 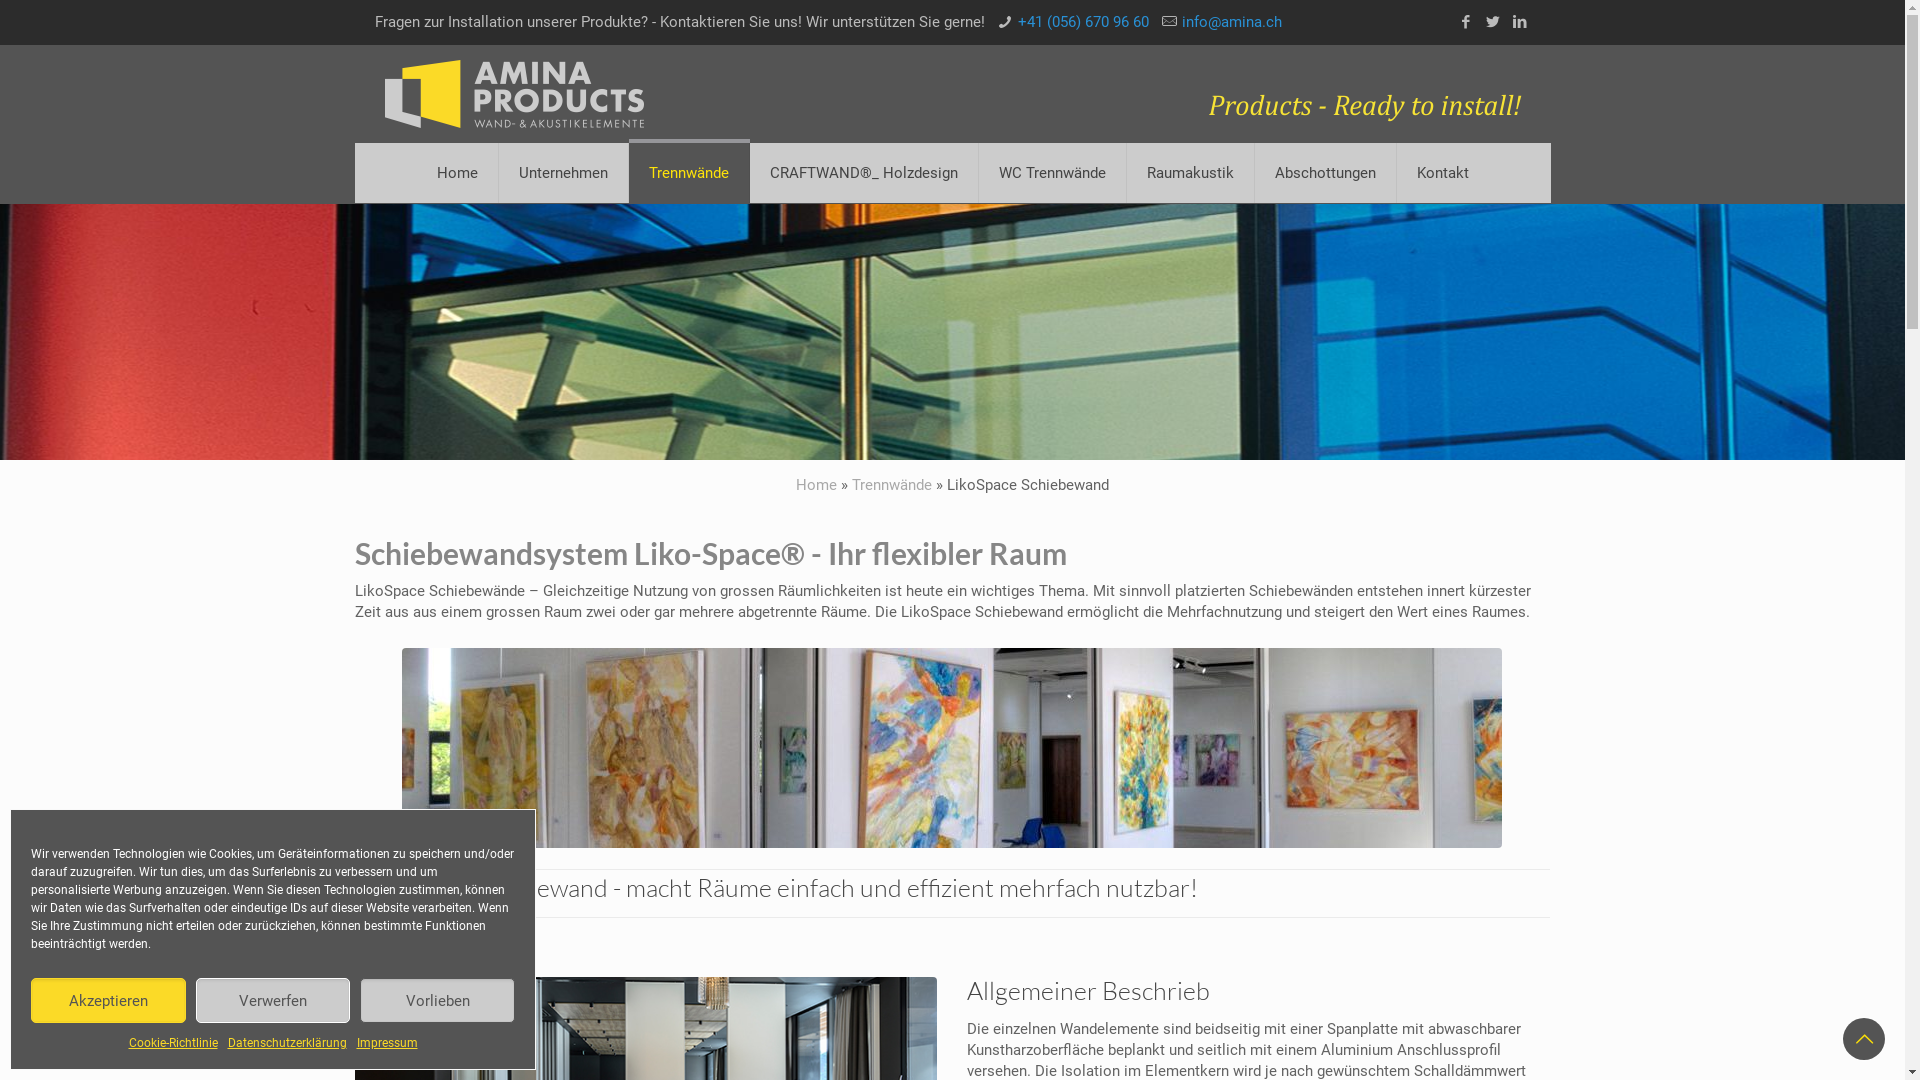 What do you see at coordinates (513, 93) in the screenshot?
I see `'Amina Products'` at bounding box center [513, 93].